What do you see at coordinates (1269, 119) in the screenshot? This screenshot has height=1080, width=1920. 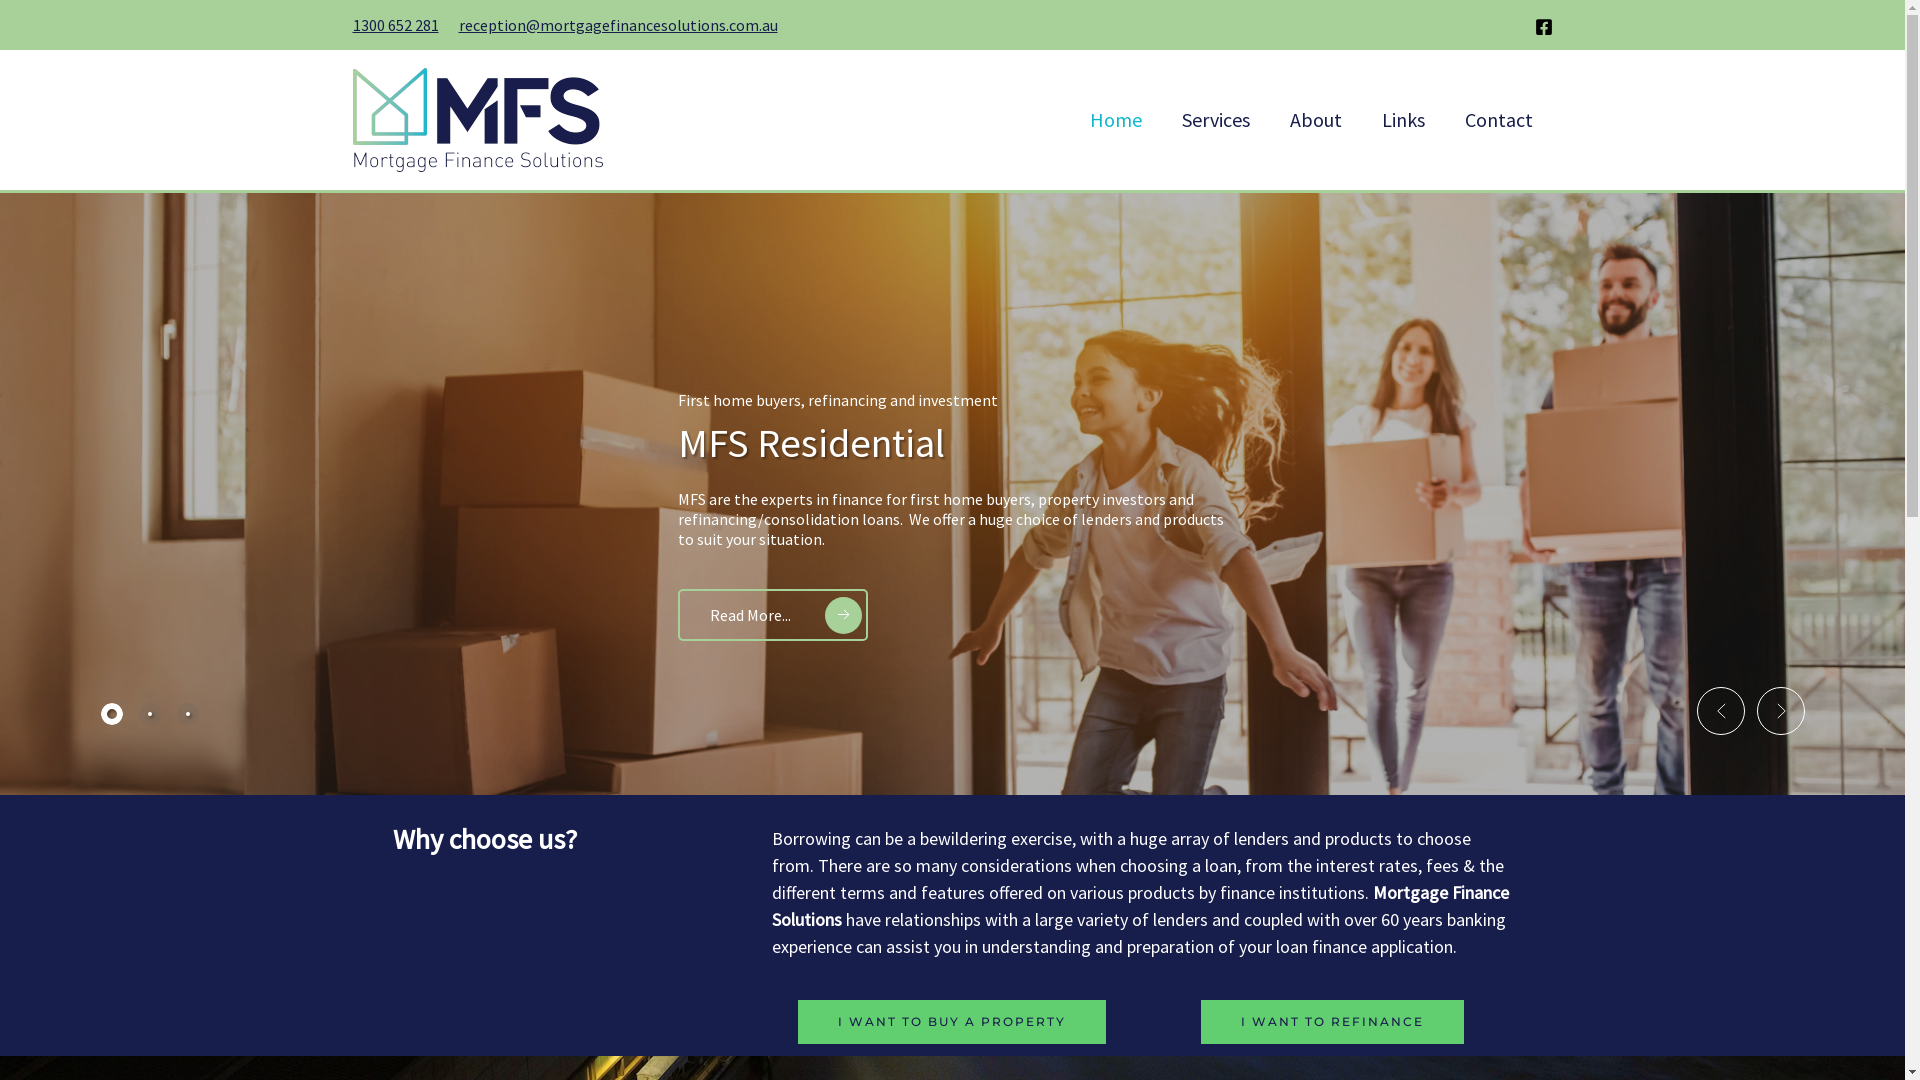 I see `'About'` at bounding box center [1269, 119].